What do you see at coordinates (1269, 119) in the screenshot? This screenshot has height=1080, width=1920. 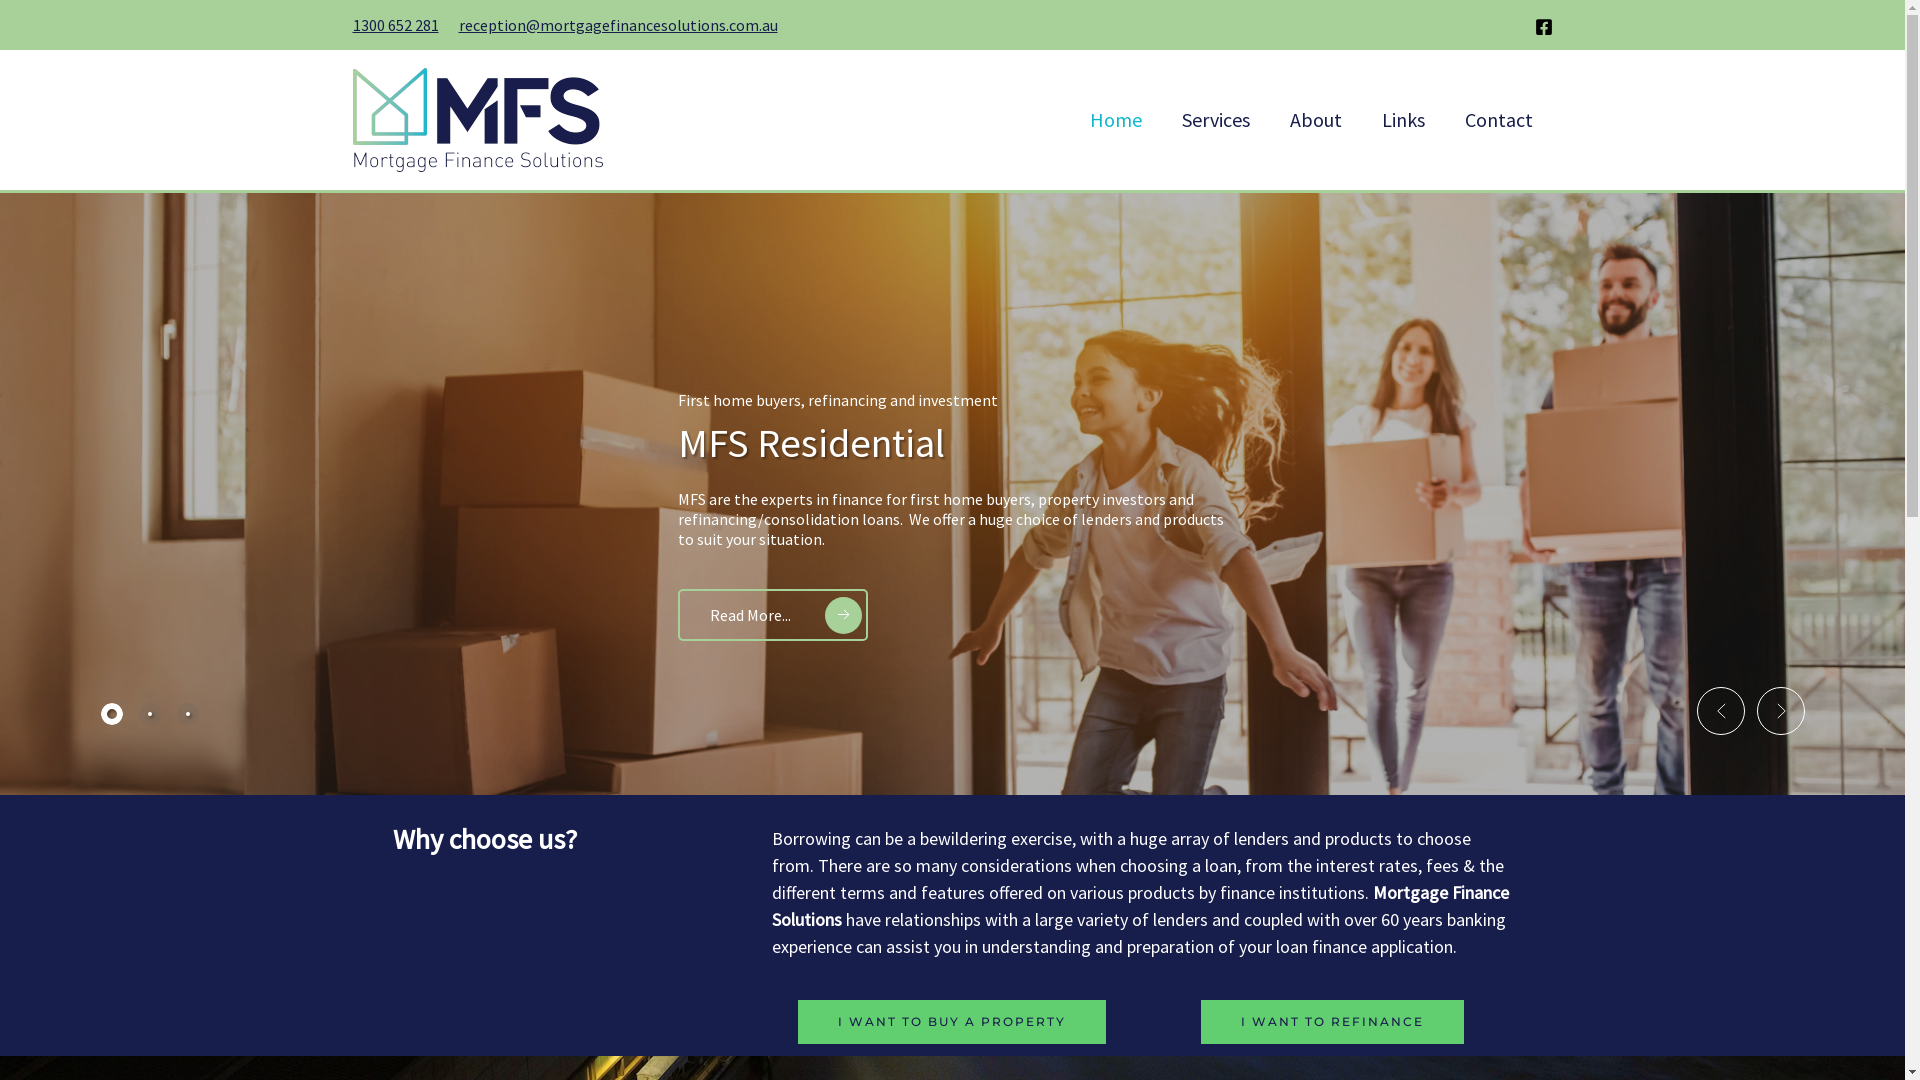 I see `'About'` at bounding box center [1269, 119].